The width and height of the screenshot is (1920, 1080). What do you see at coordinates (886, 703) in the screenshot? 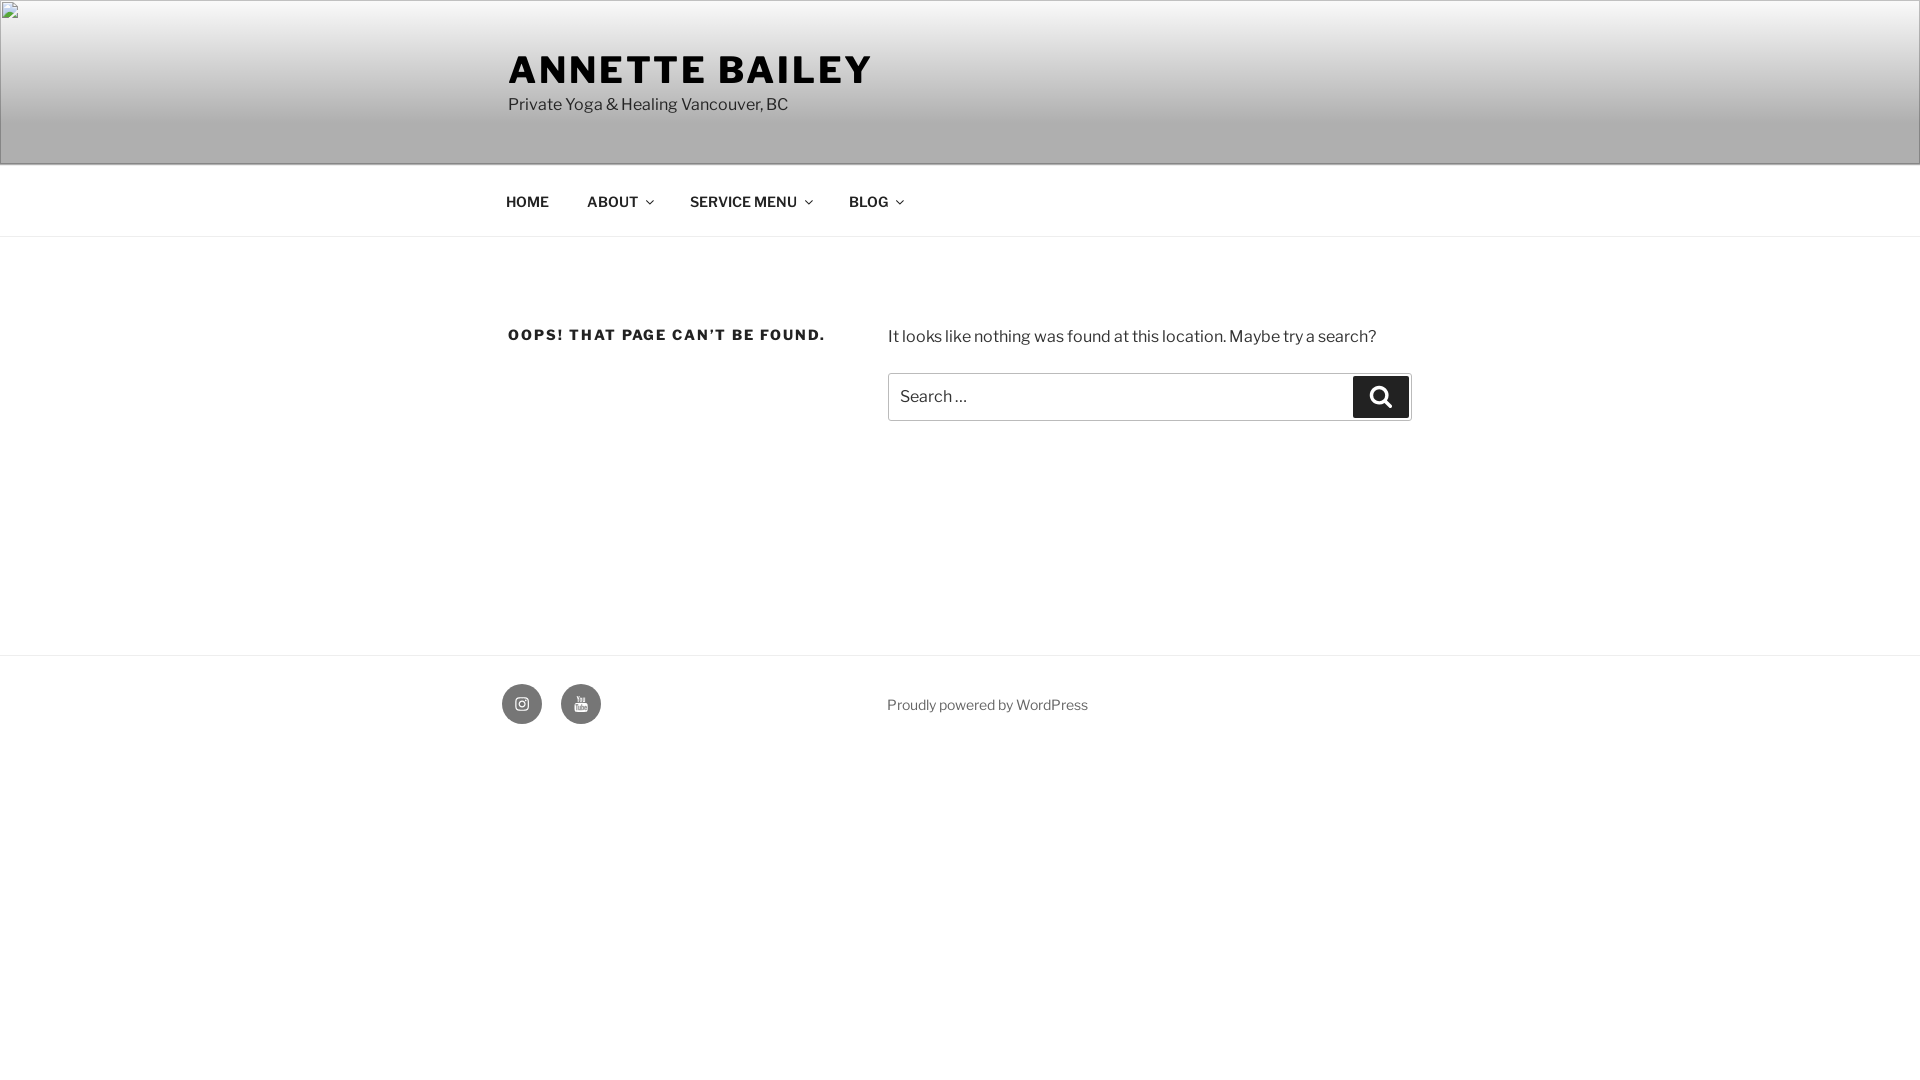
I see `'Proudly powered by WordPress'` at bounding box center [886, 703].